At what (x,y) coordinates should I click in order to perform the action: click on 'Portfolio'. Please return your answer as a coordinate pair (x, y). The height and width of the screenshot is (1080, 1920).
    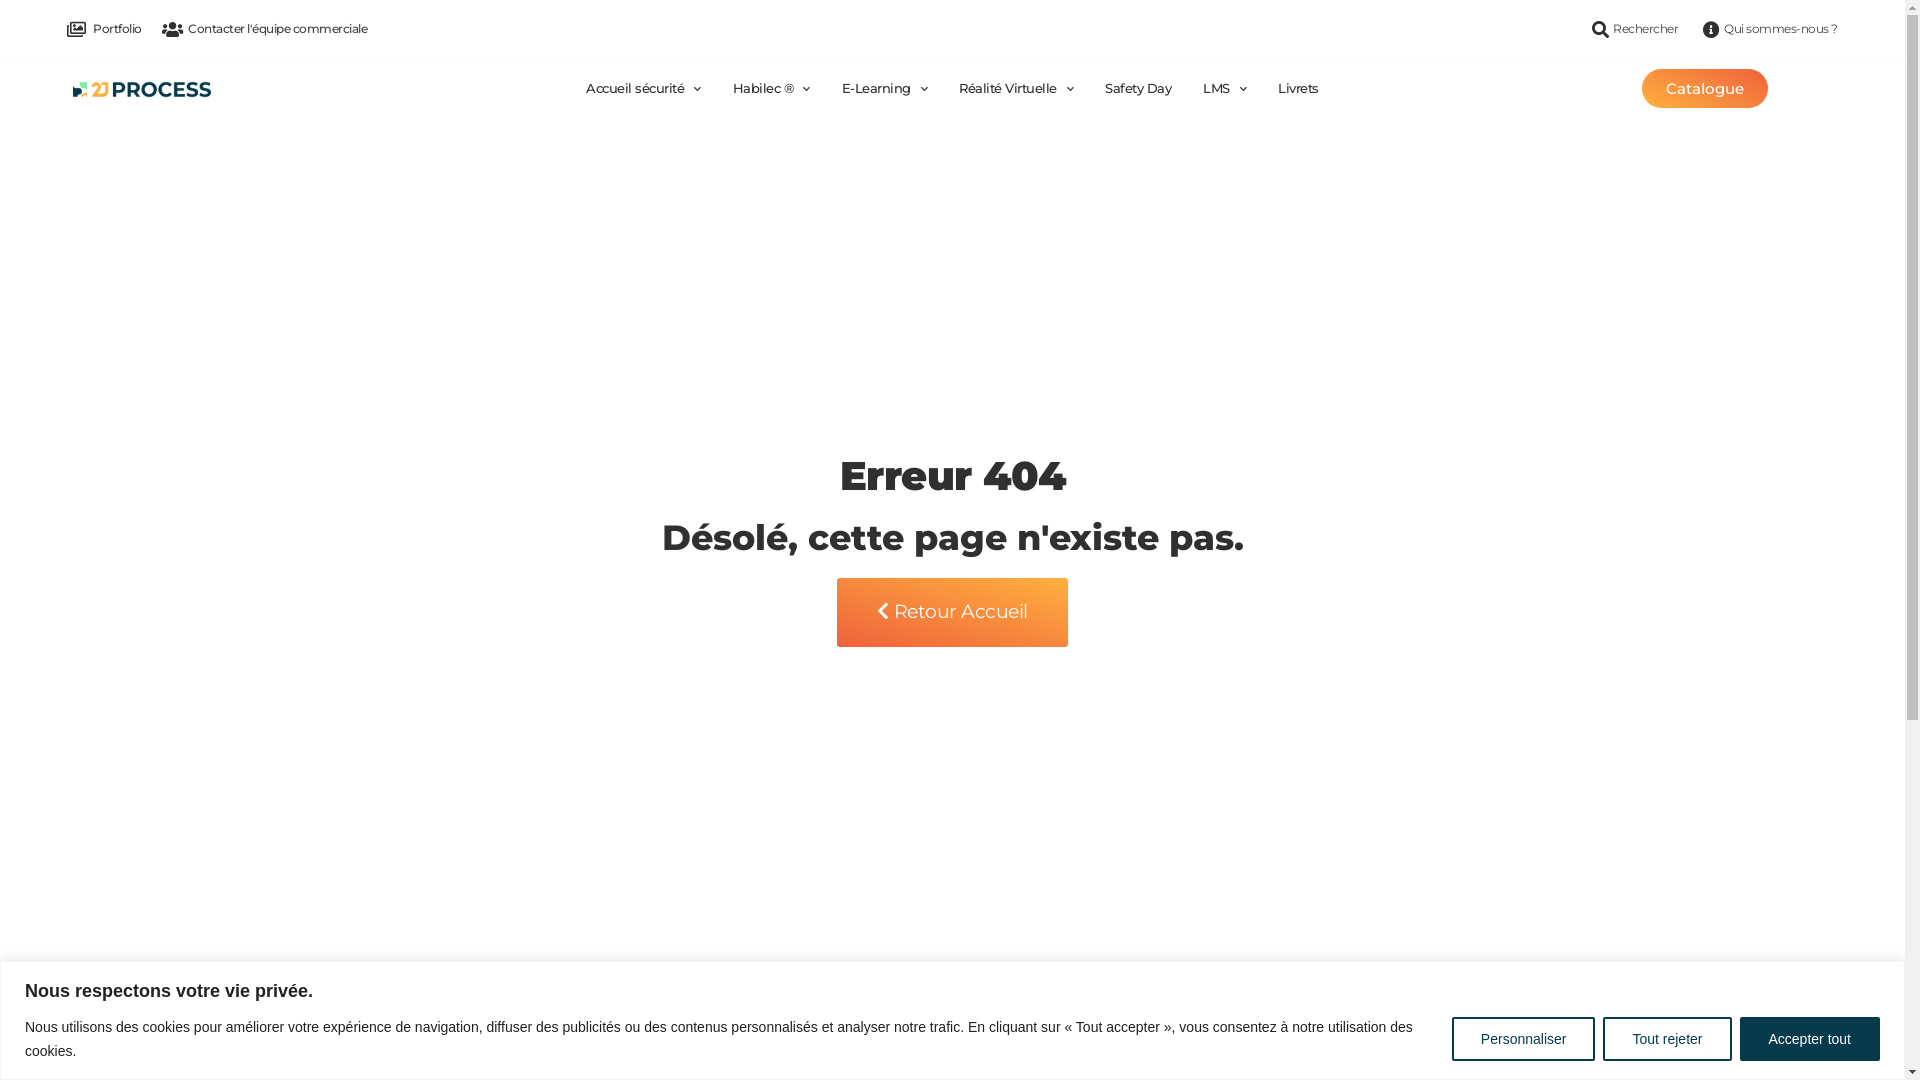
    Looking at the image, I should click on (67, 29).